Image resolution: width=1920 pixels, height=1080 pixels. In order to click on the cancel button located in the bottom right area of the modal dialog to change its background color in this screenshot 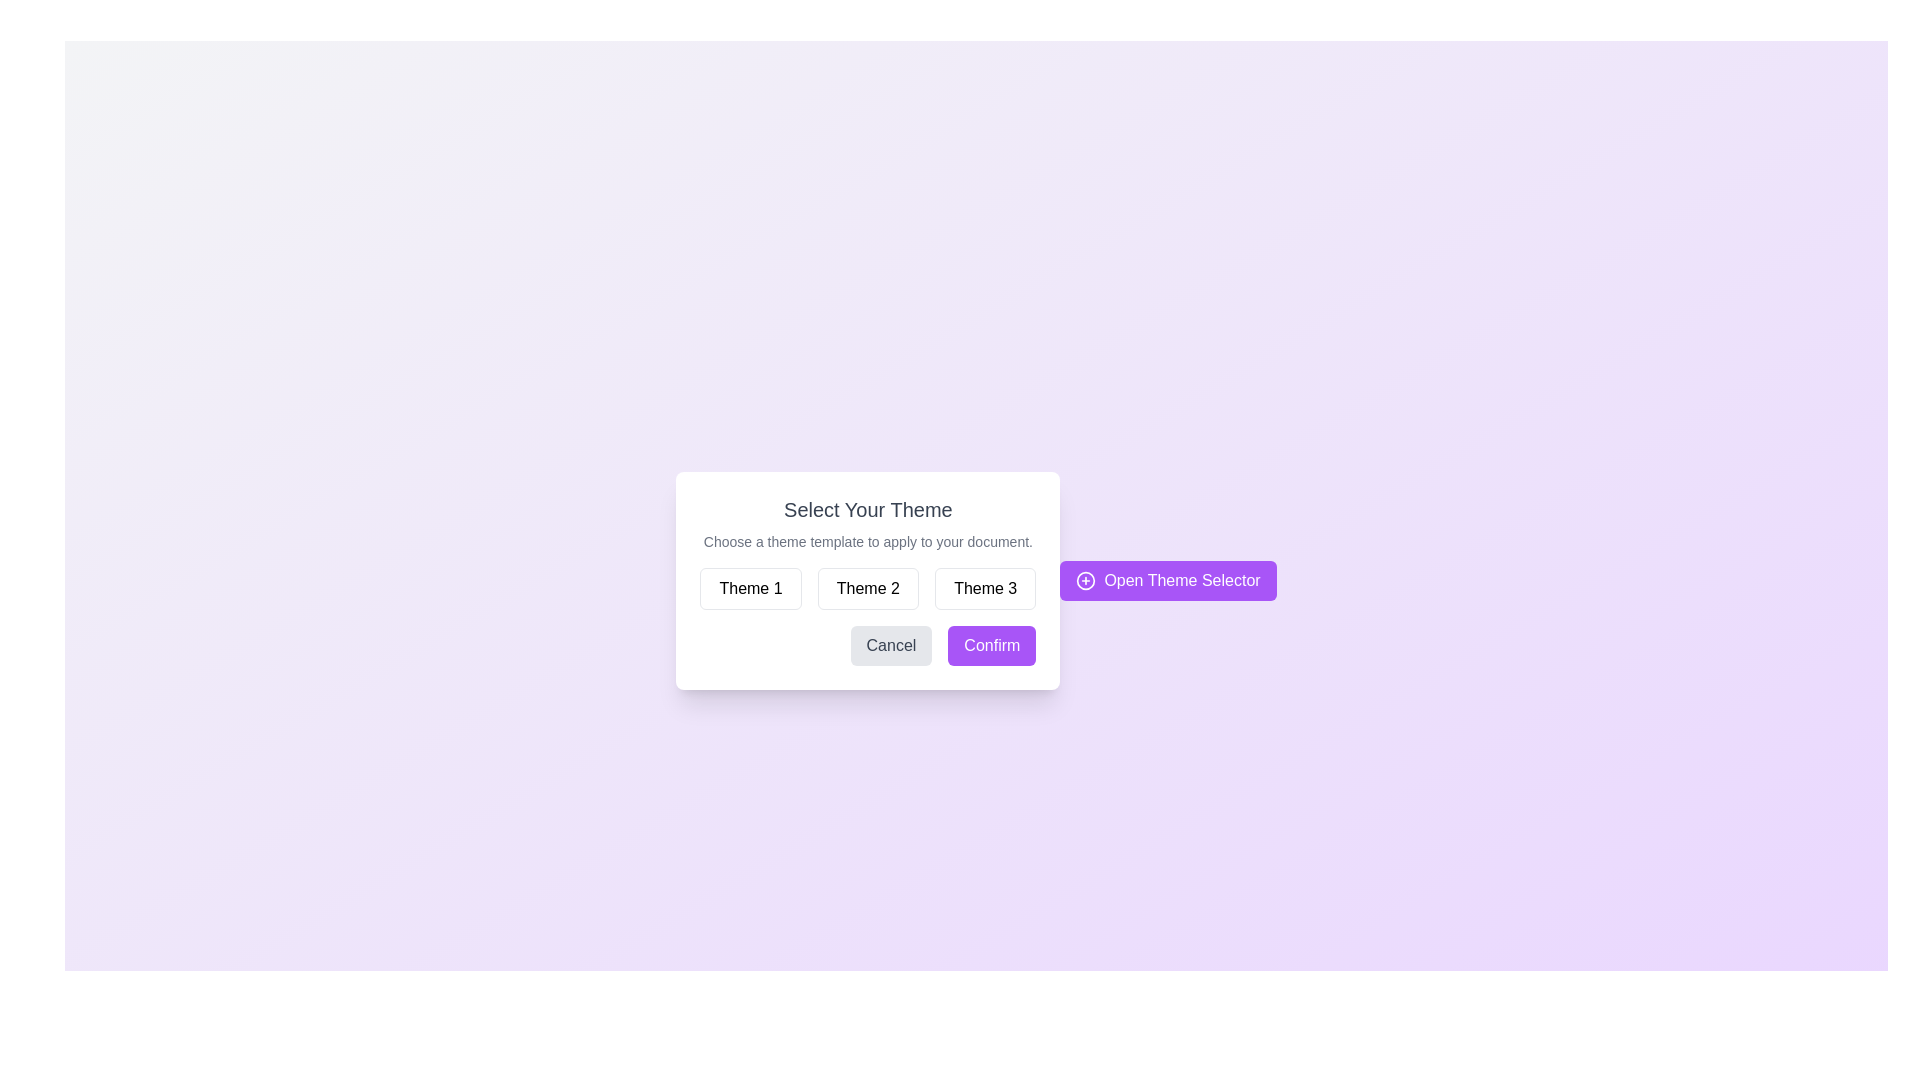, I will do `click(890, 645)`.